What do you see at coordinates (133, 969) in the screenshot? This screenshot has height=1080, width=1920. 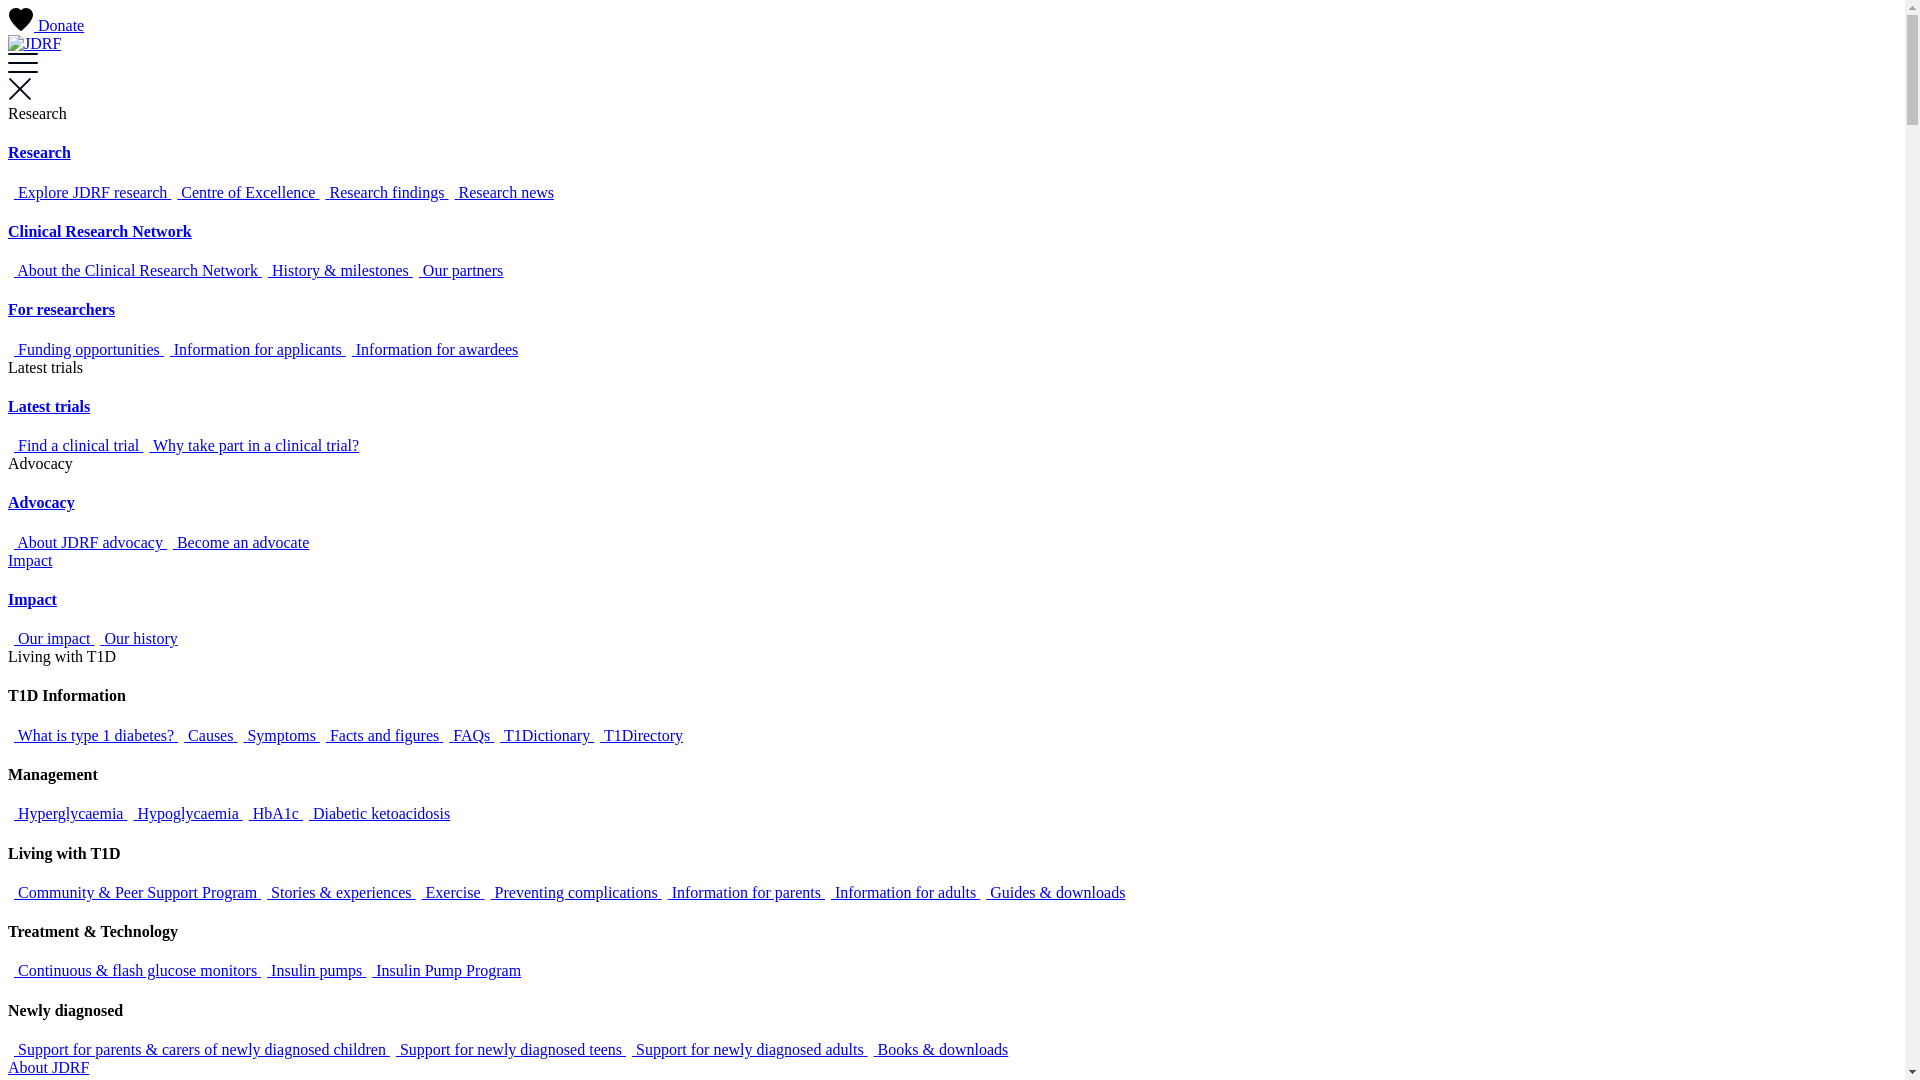 I see `'Continuous & flash glucose monitors'` at bounding box center [133, 969].